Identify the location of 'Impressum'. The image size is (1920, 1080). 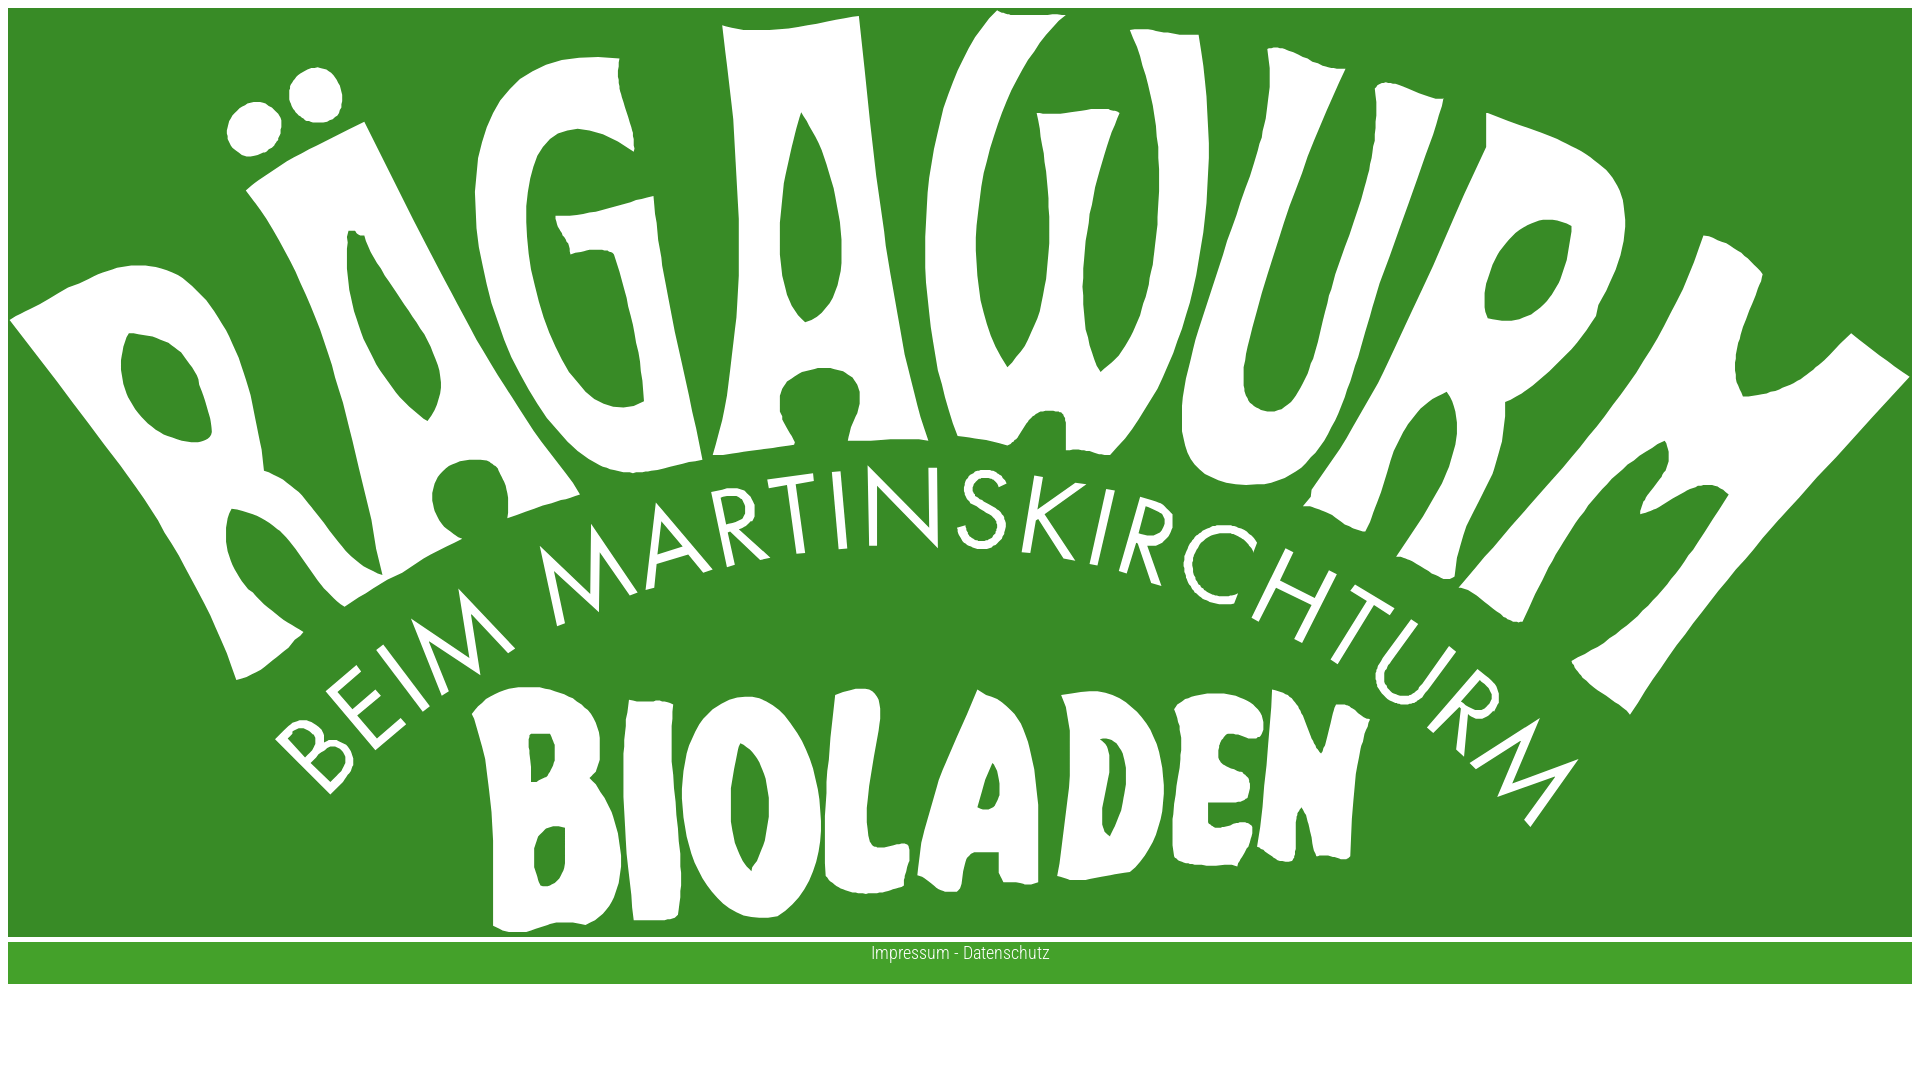
(908, 951).